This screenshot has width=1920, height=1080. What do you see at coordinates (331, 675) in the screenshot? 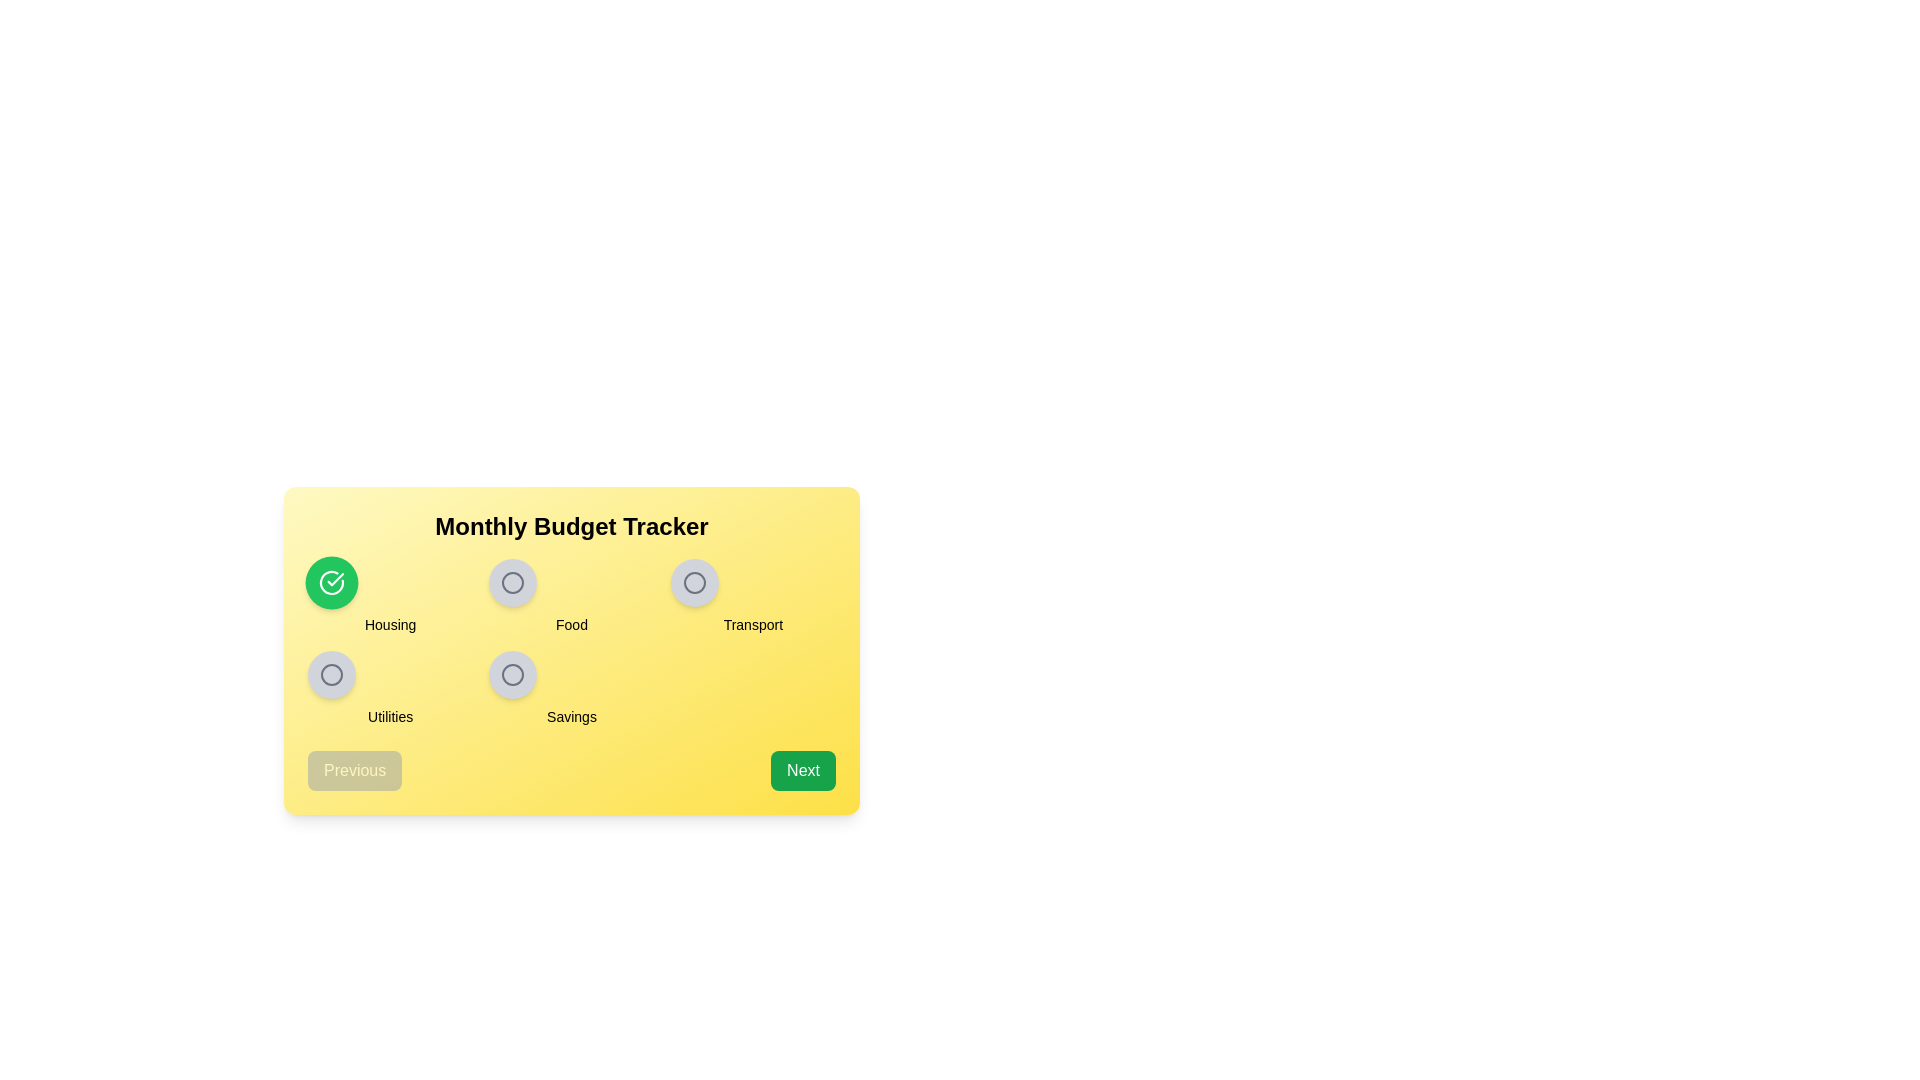
I see `the circular SVG graphic icon located beneath the checkmark icon and adjacent to the 'Utilities' label in the budget tracking application` at bounding box center [331, 675].